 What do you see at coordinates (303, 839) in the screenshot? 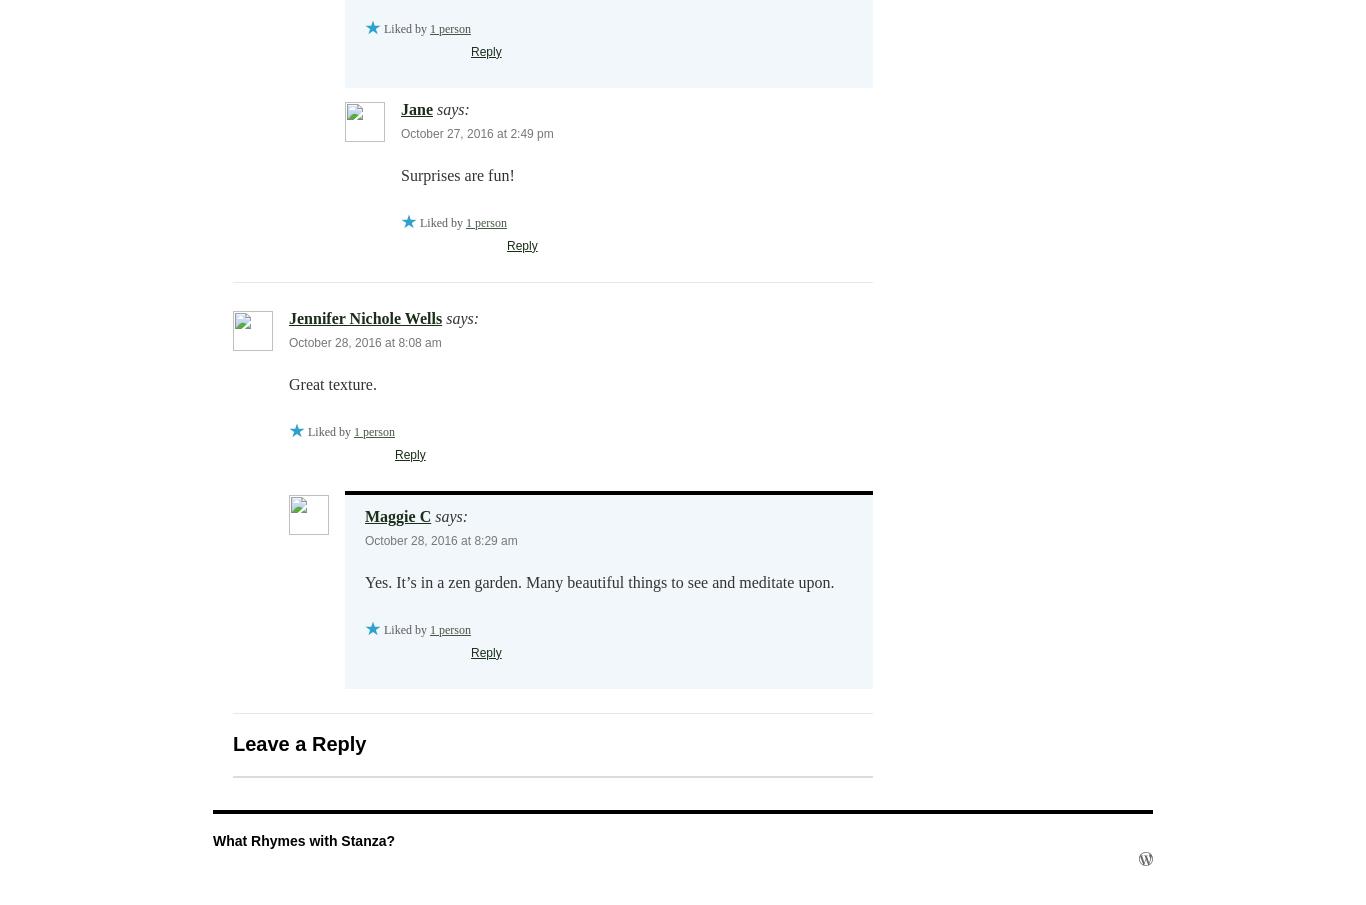
I see `'What Rhymes with Stanza?'` at bounding box center [303, 839].